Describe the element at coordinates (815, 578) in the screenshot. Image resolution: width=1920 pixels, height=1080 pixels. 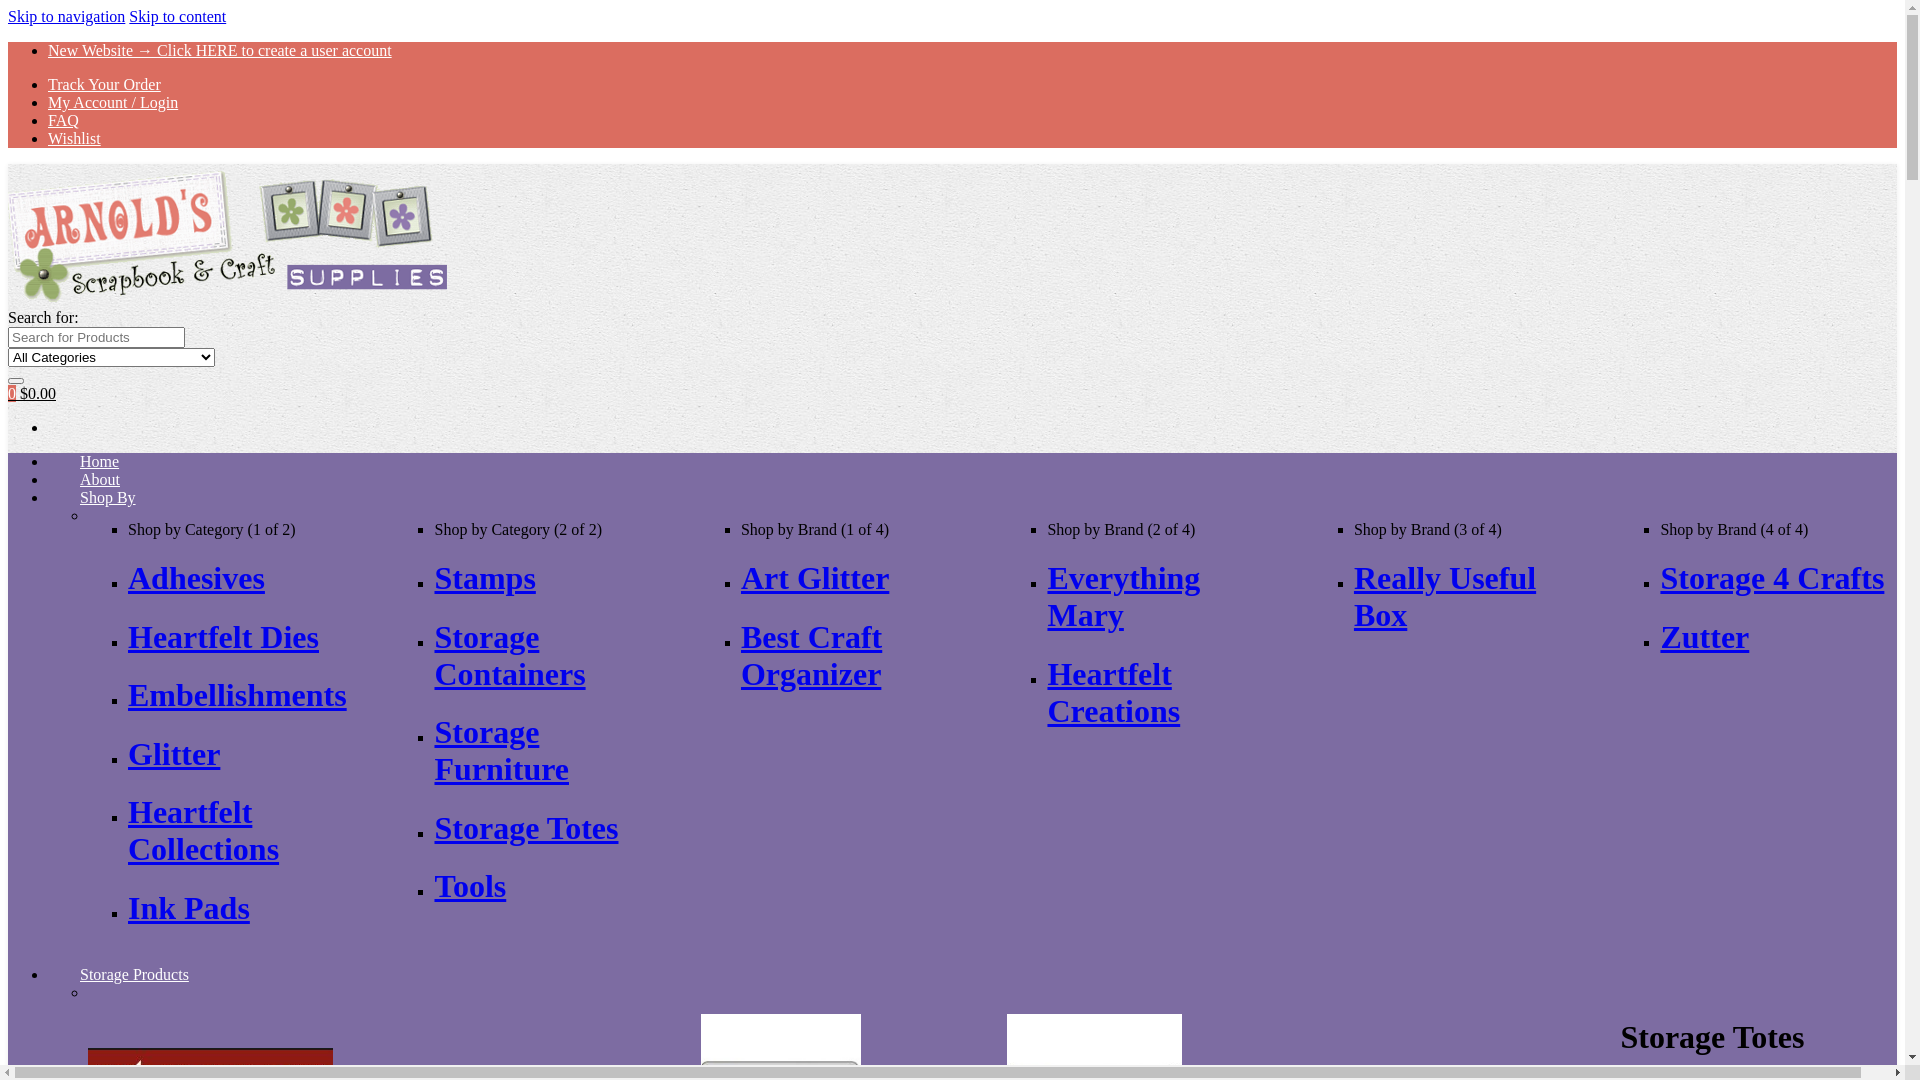
I see `'Art Glitter'` at that location.